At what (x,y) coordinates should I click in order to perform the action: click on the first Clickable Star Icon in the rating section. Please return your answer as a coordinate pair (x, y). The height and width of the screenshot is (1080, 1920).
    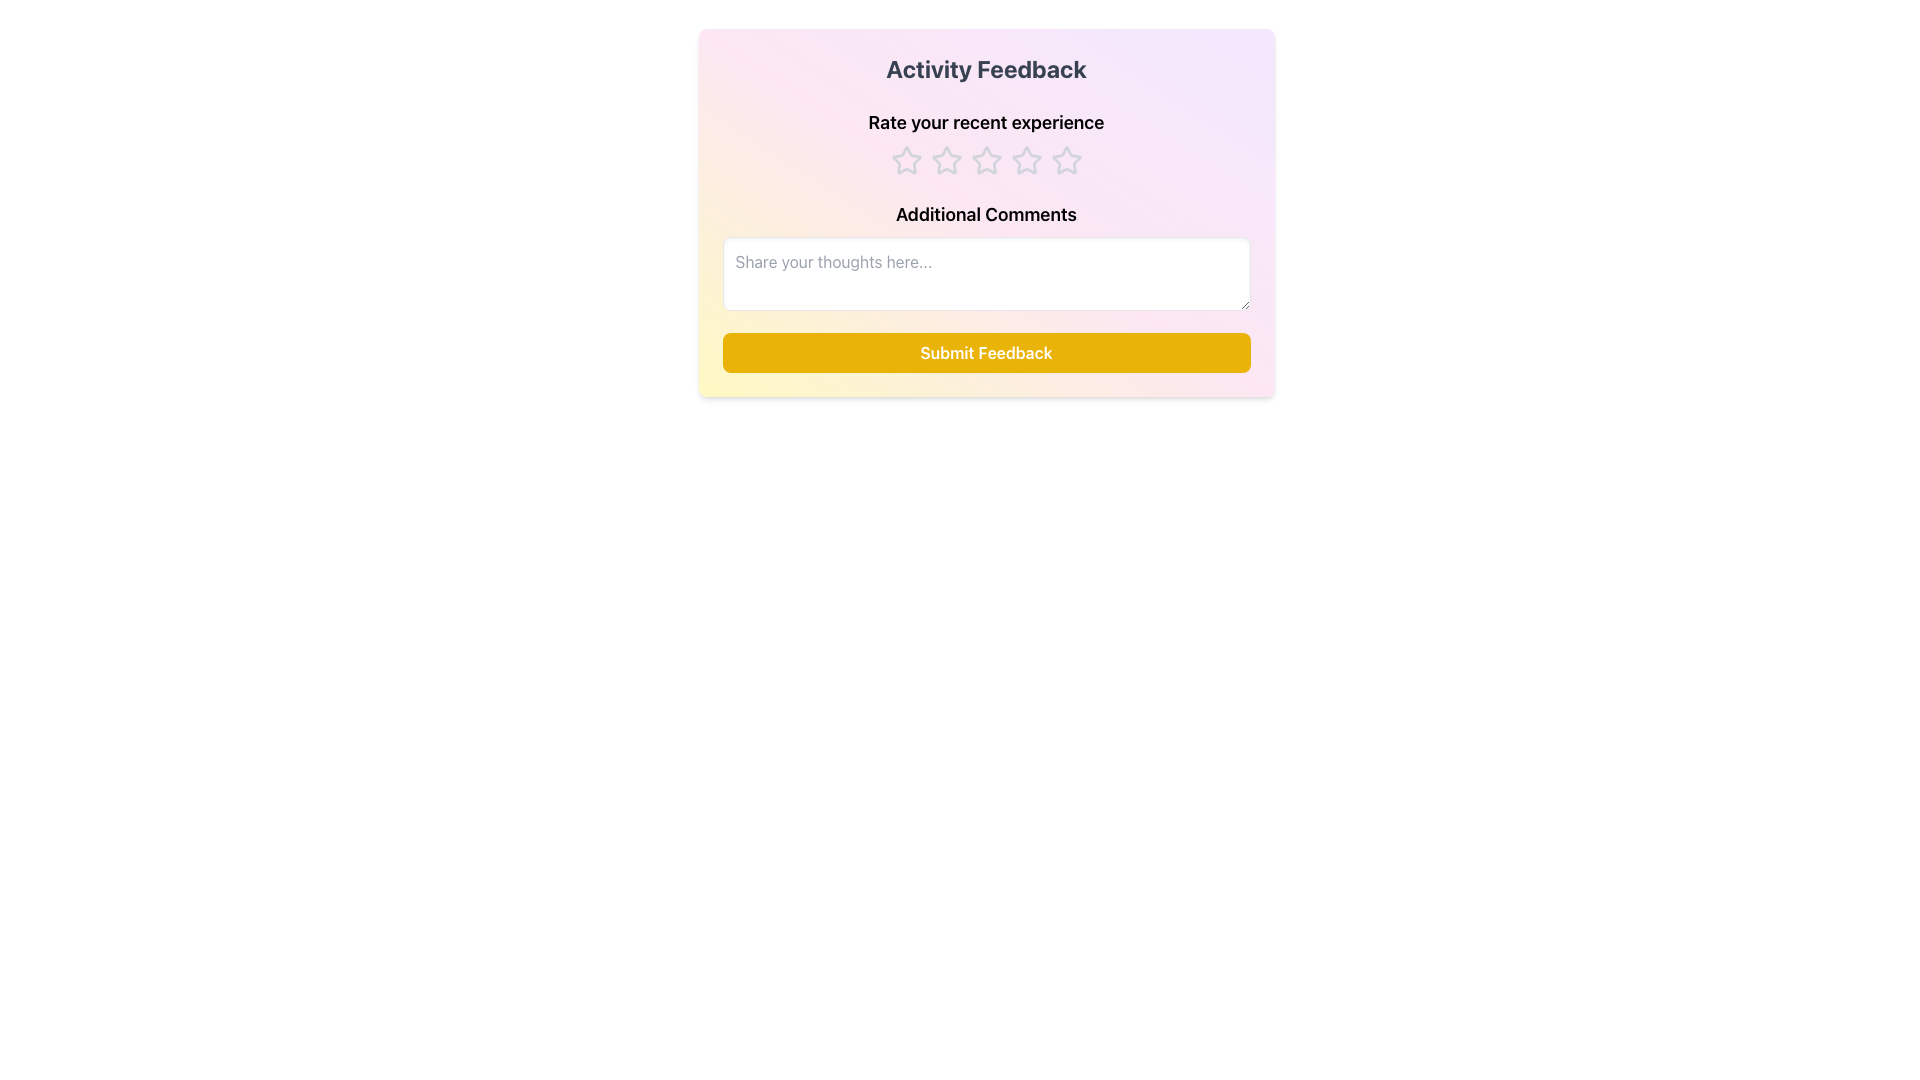
    Looking at the image, I should click on (905, 160).